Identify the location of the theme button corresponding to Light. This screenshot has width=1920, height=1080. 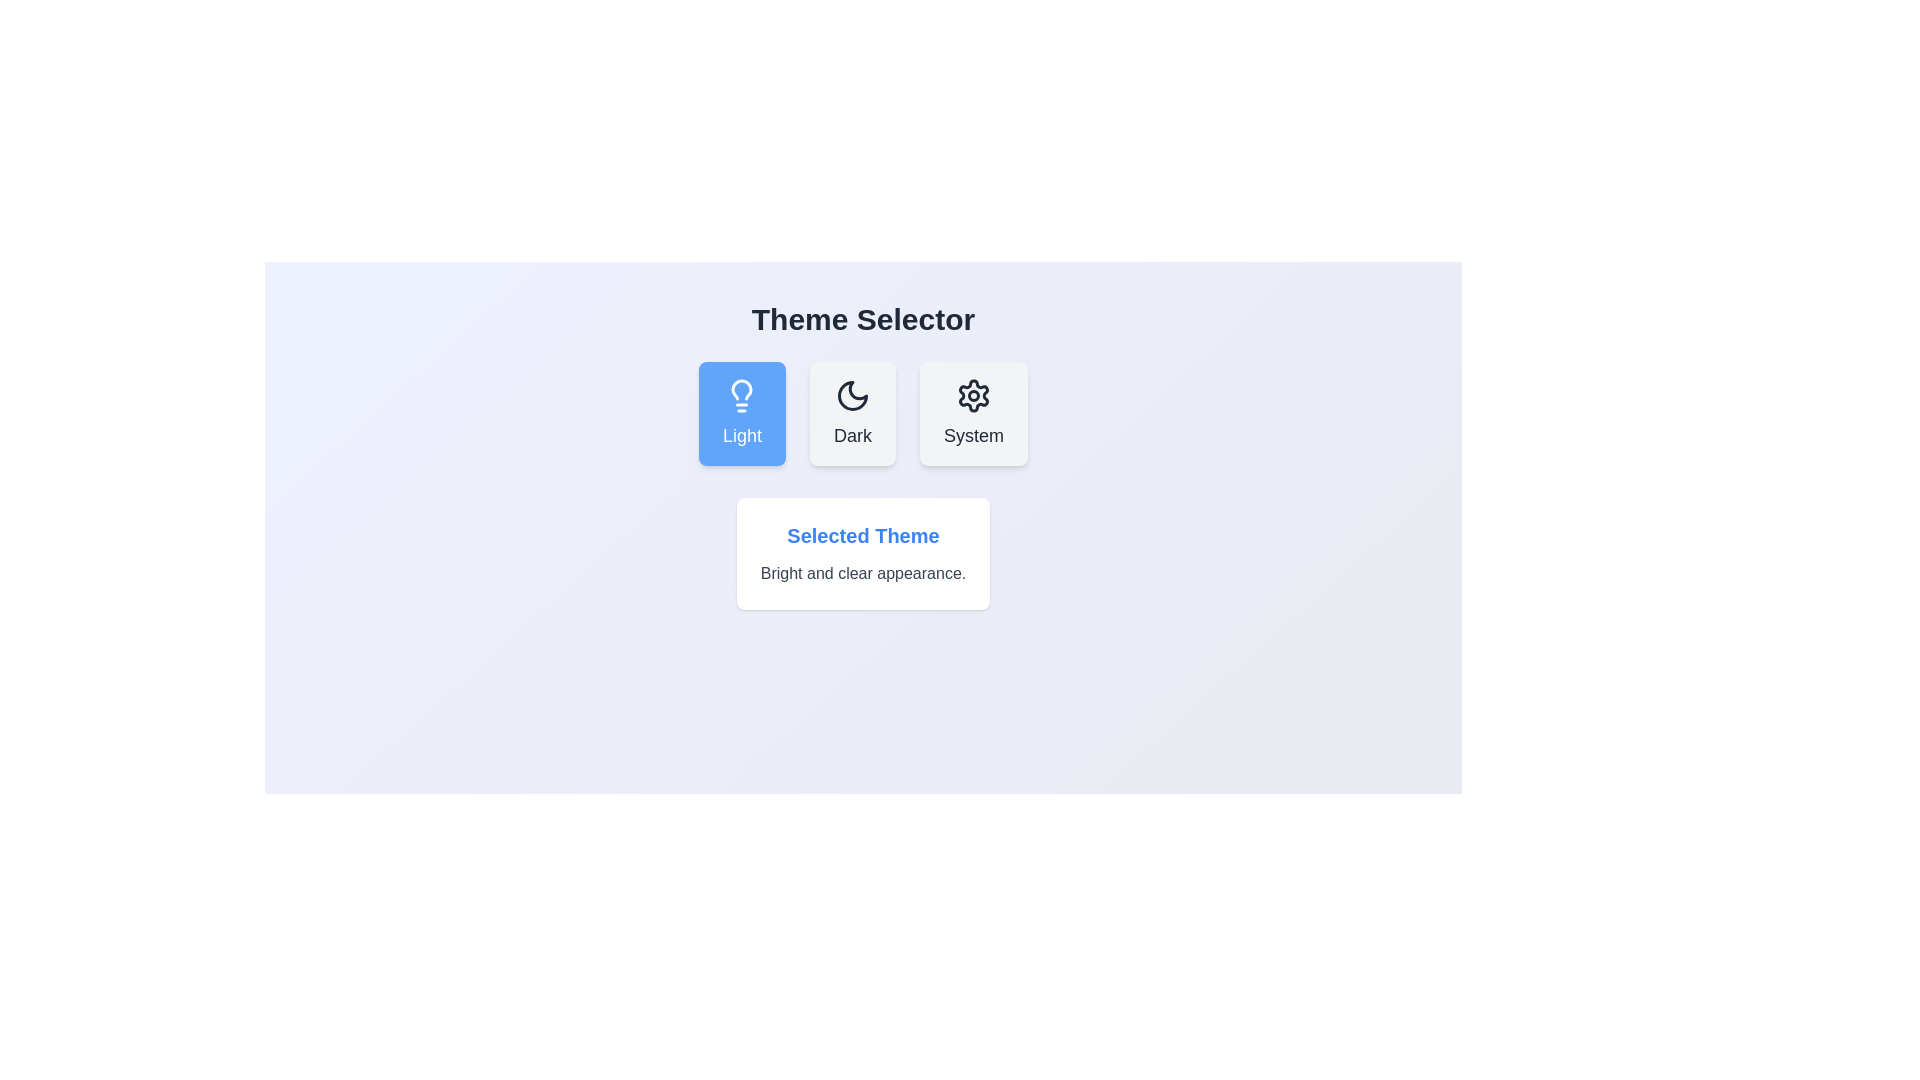
(741, 412).